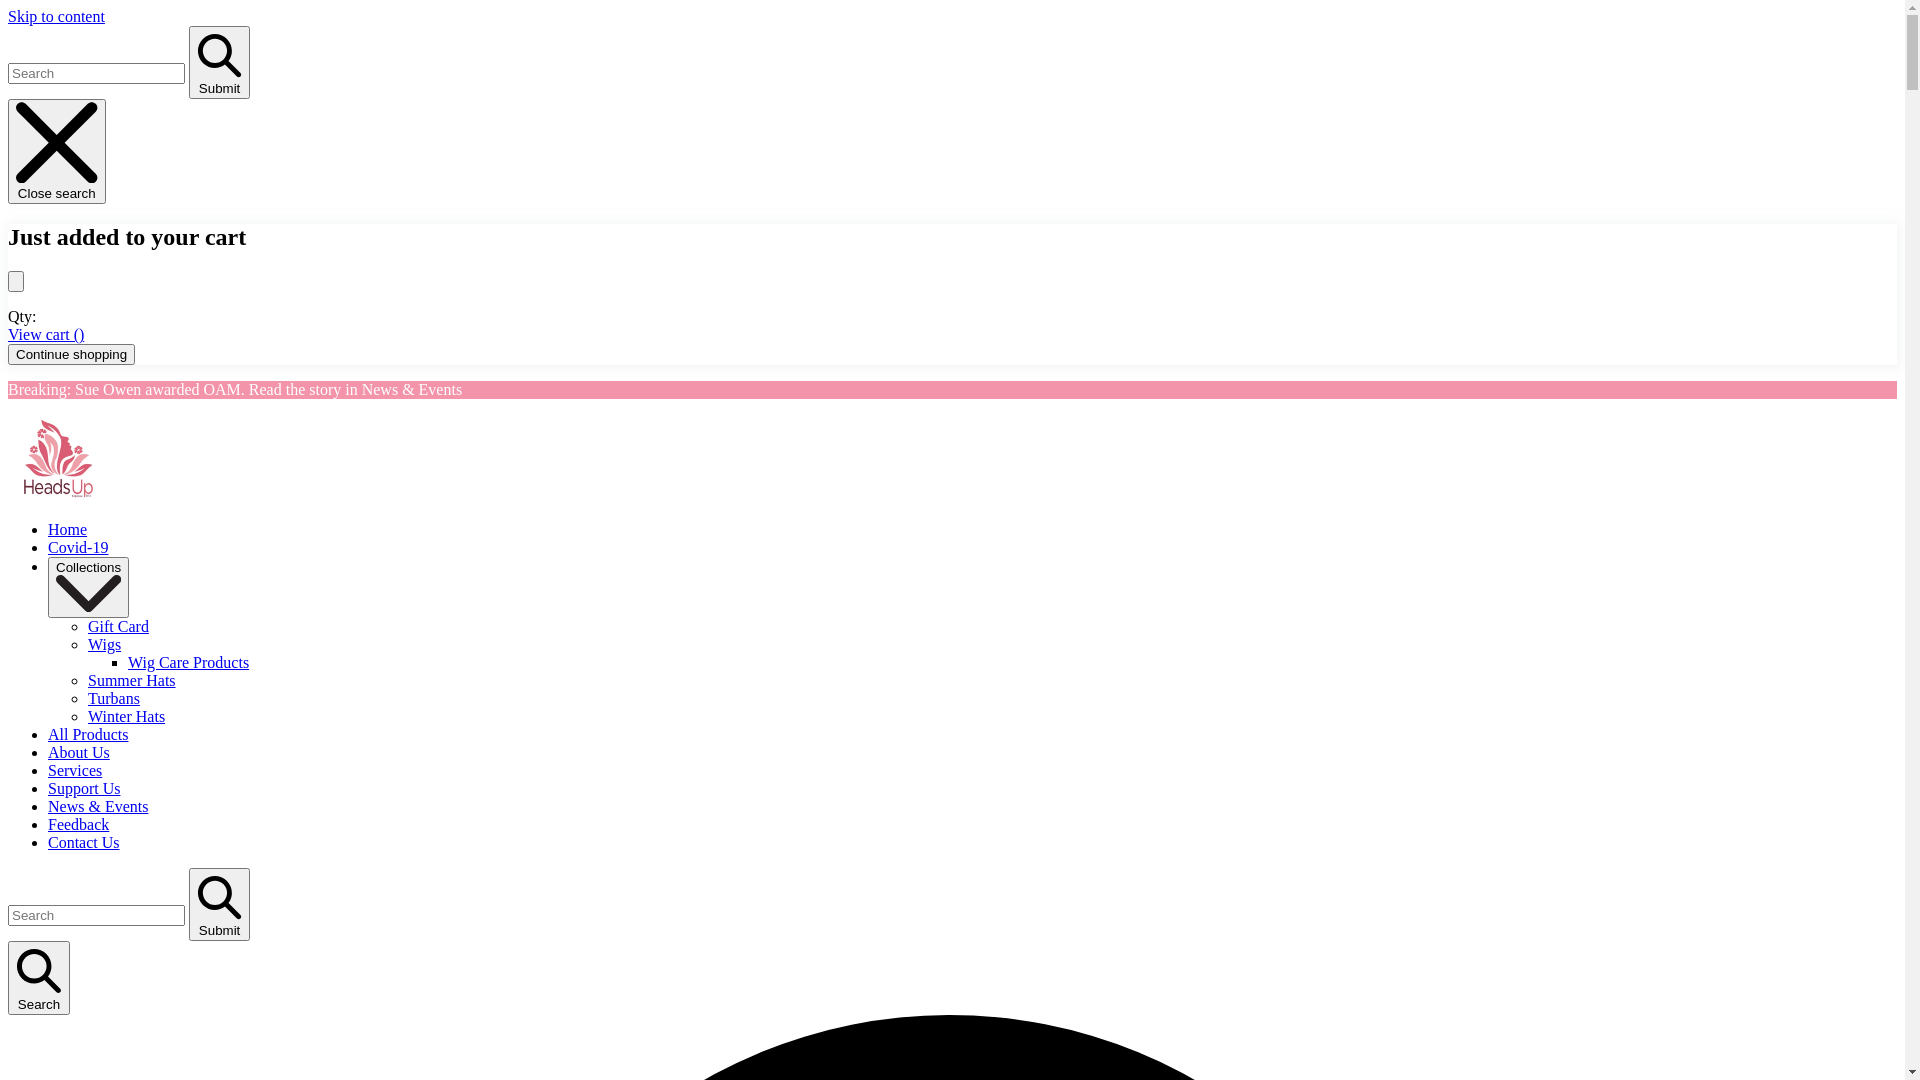 This screenshot has width=1920, height=1080. I want to click on 'Covid-19', so click(77, 547).